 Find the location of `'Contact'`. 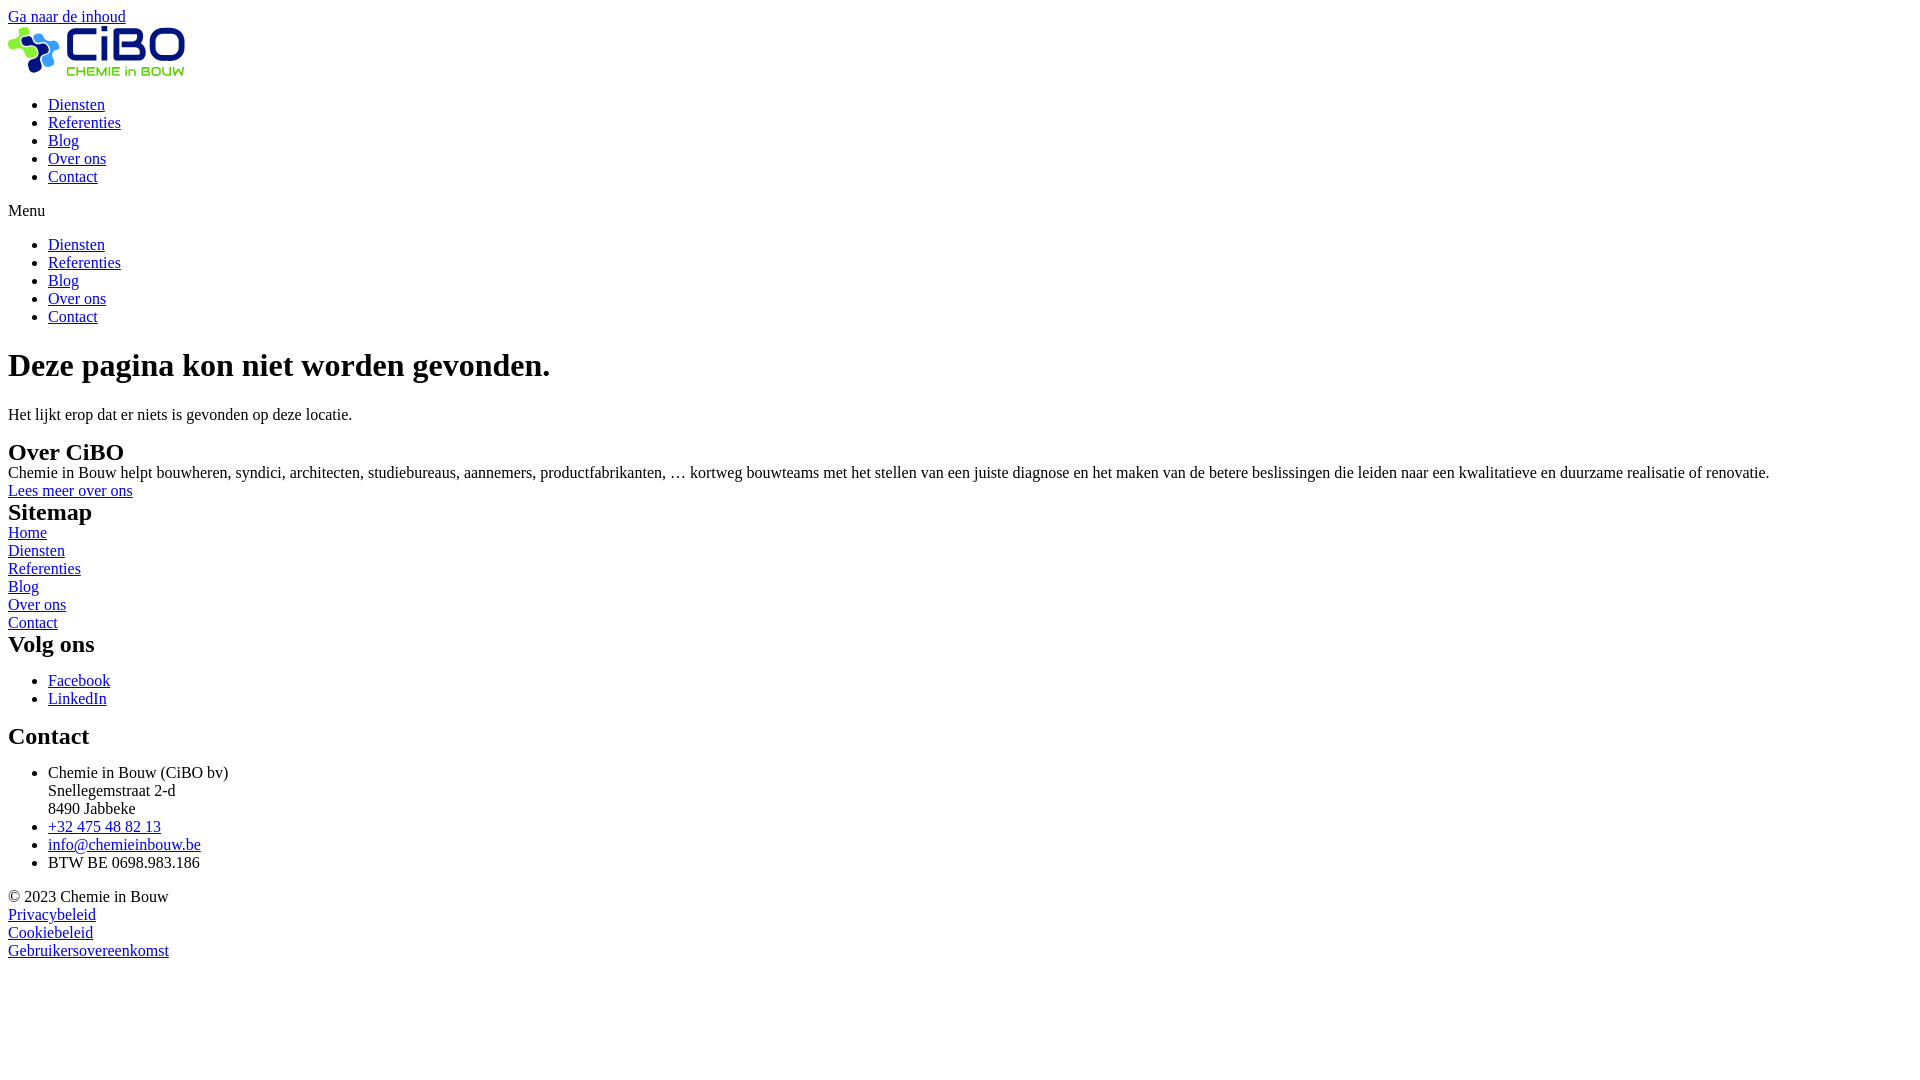

'Contact' is located at coordinates (72, 315).